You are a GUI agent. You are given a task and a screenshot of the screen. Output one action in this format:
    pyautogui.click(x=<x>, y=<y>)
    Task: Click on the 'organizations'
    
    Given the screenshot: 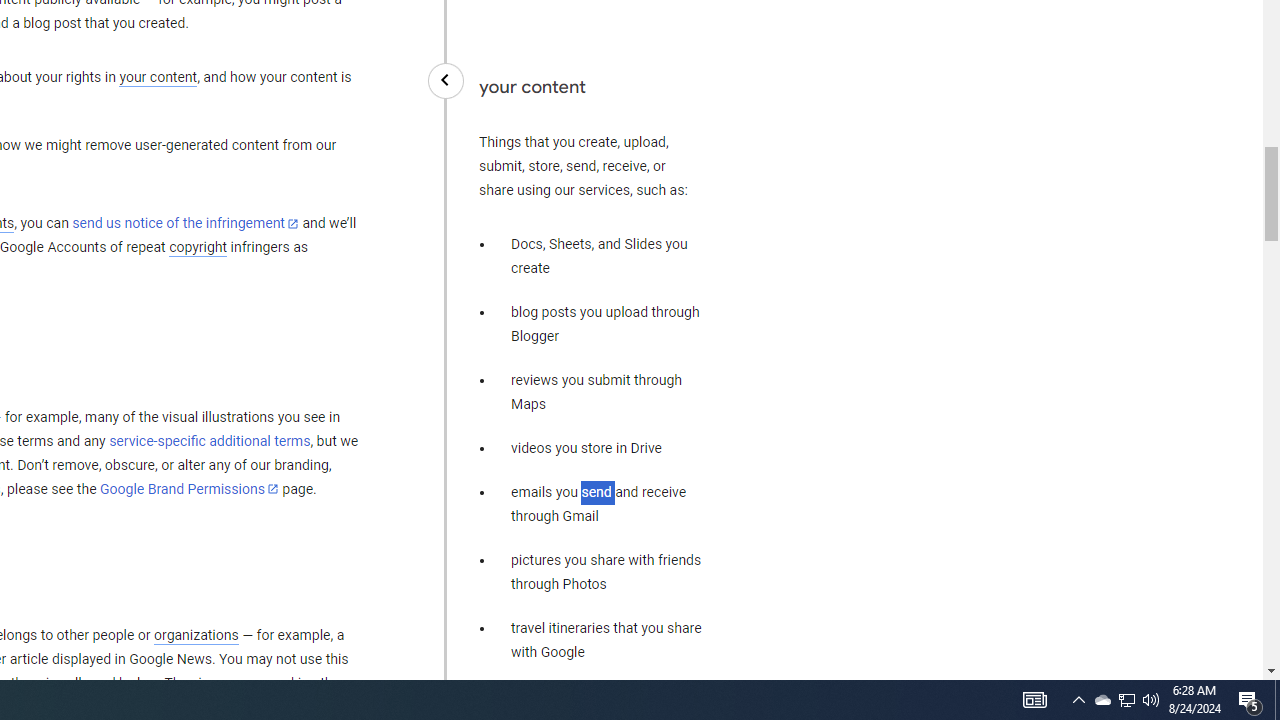 What is the action you would take?
    pyautogui.click(x=196, y=635)
    